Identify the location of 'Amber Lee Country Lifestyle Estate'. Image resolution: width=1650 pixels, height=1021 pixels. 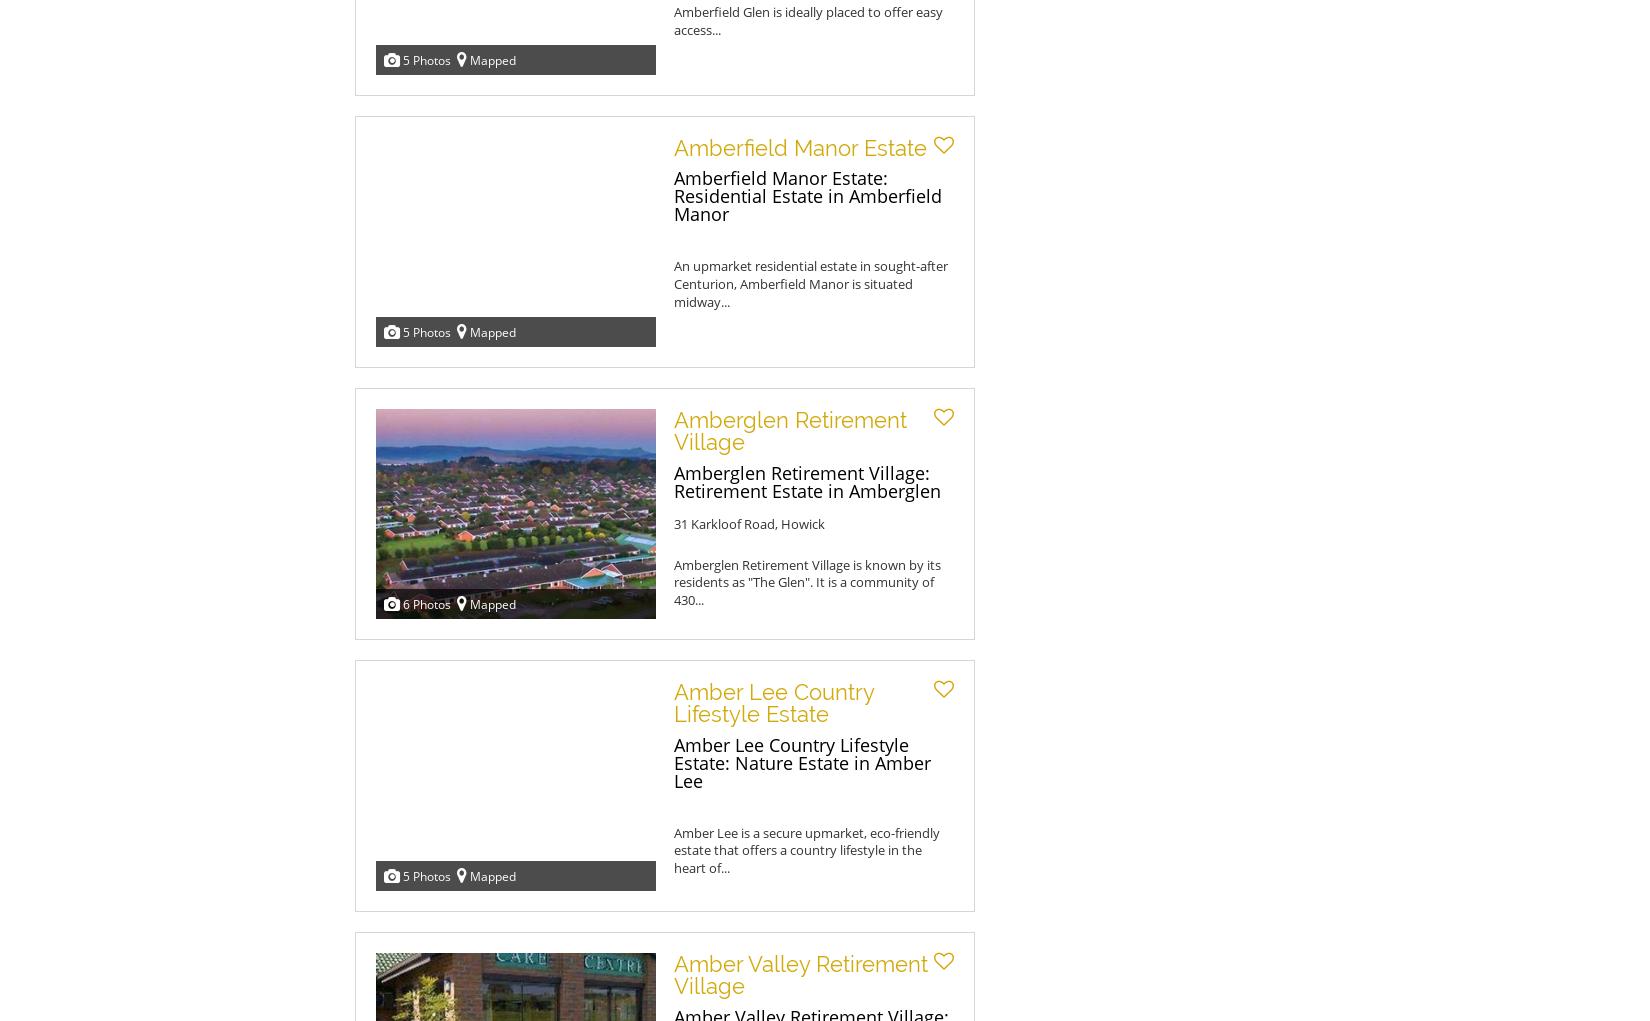
(773, 702).